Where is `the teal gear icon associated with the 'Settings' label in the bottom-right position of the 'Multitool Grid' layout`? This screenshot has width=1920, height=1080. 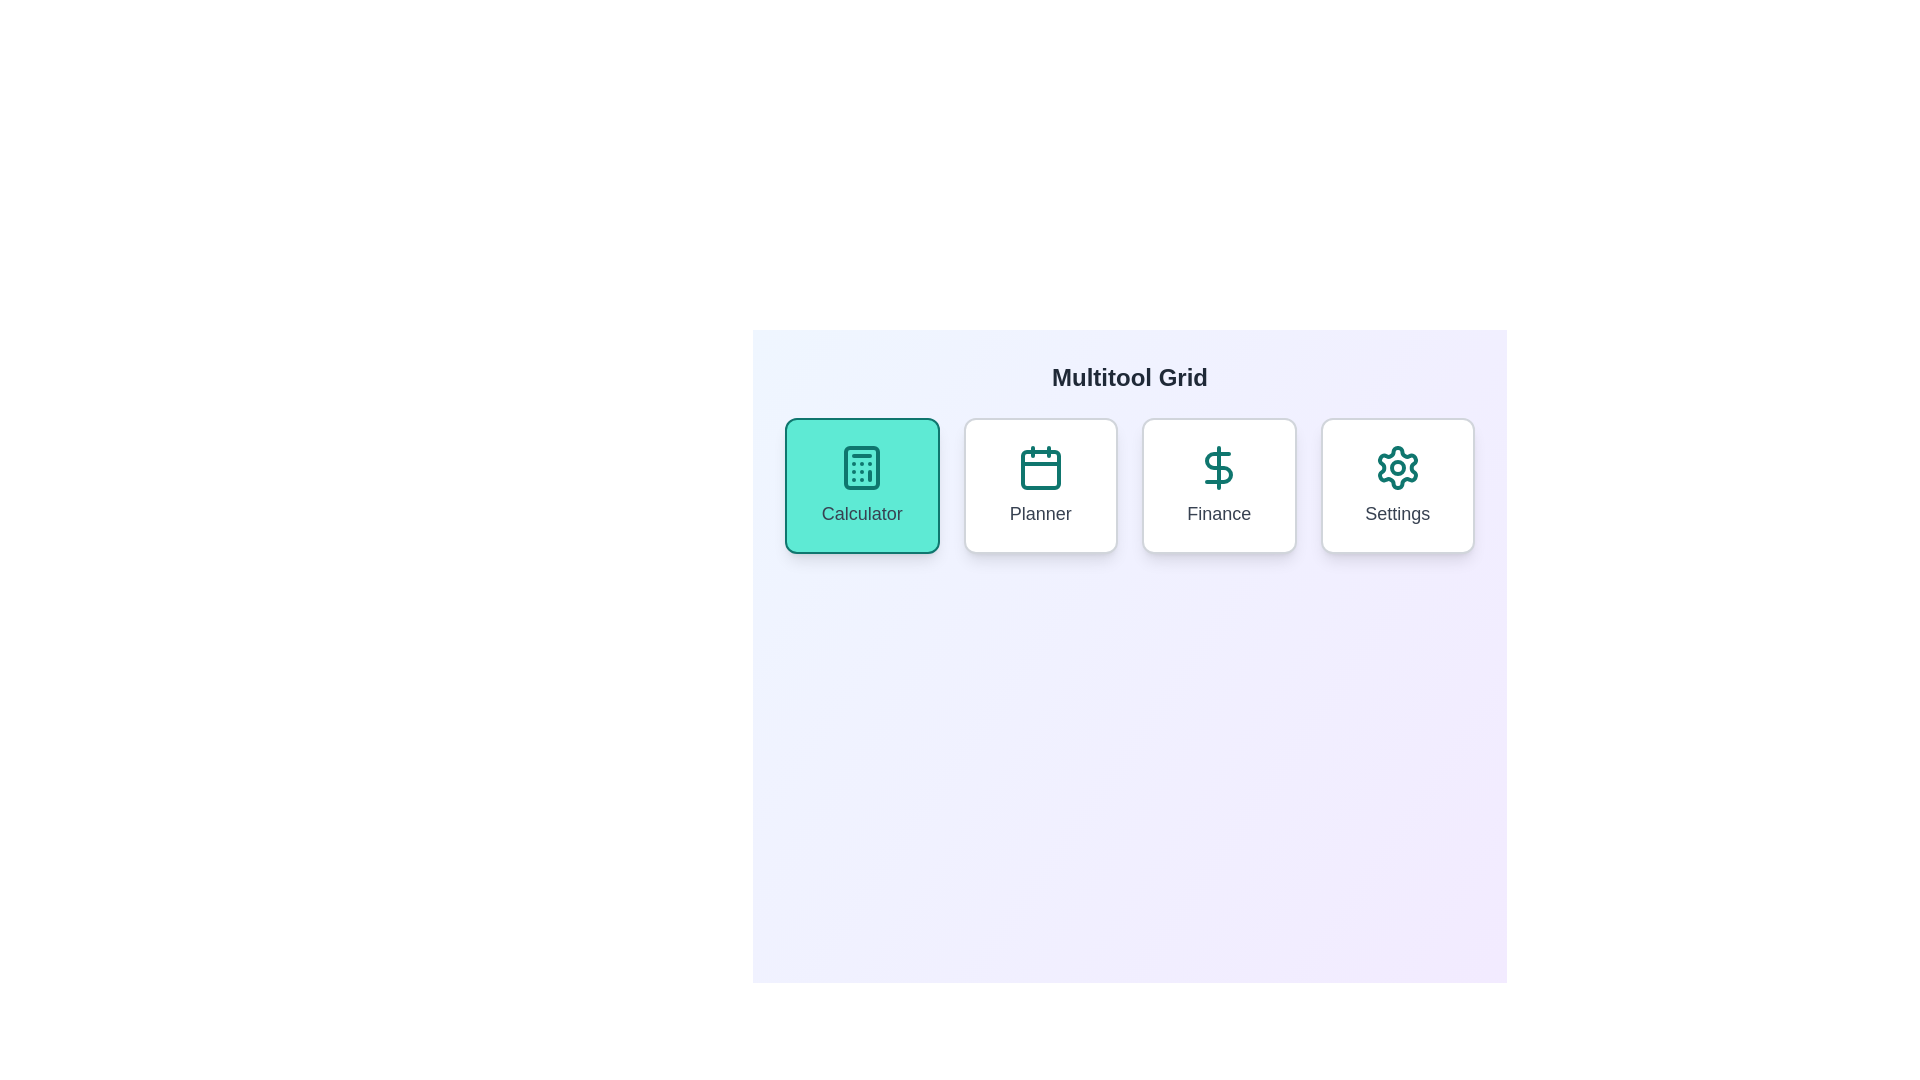 the teal gear icon associated with the 'Settings' label in the bottom-right position of the 'Multitool Grid' layout is located at coordinates (1396, 467).